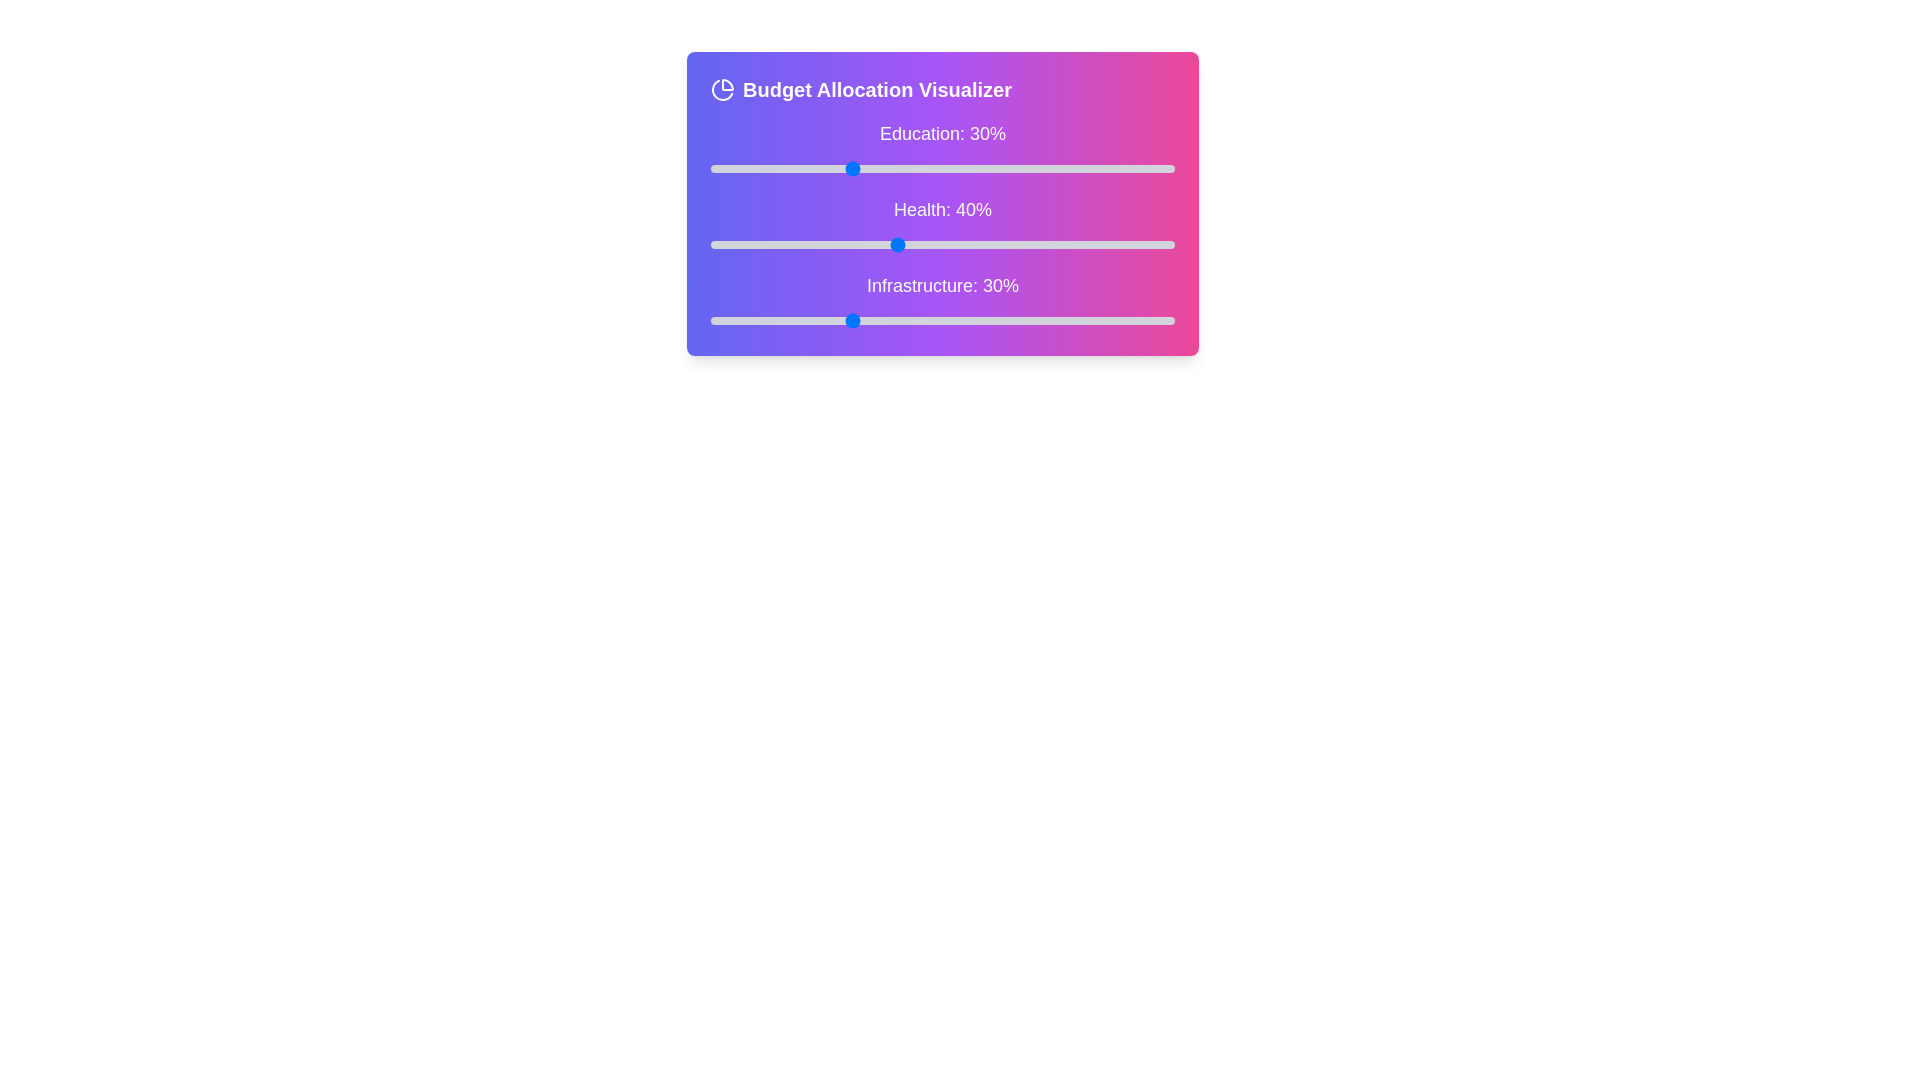 Image resolution: width=1920 pixels, height=1080 pixels. Describe the element at coordinates (798, 244) in the screenshot. I see `health allocation` at that location.